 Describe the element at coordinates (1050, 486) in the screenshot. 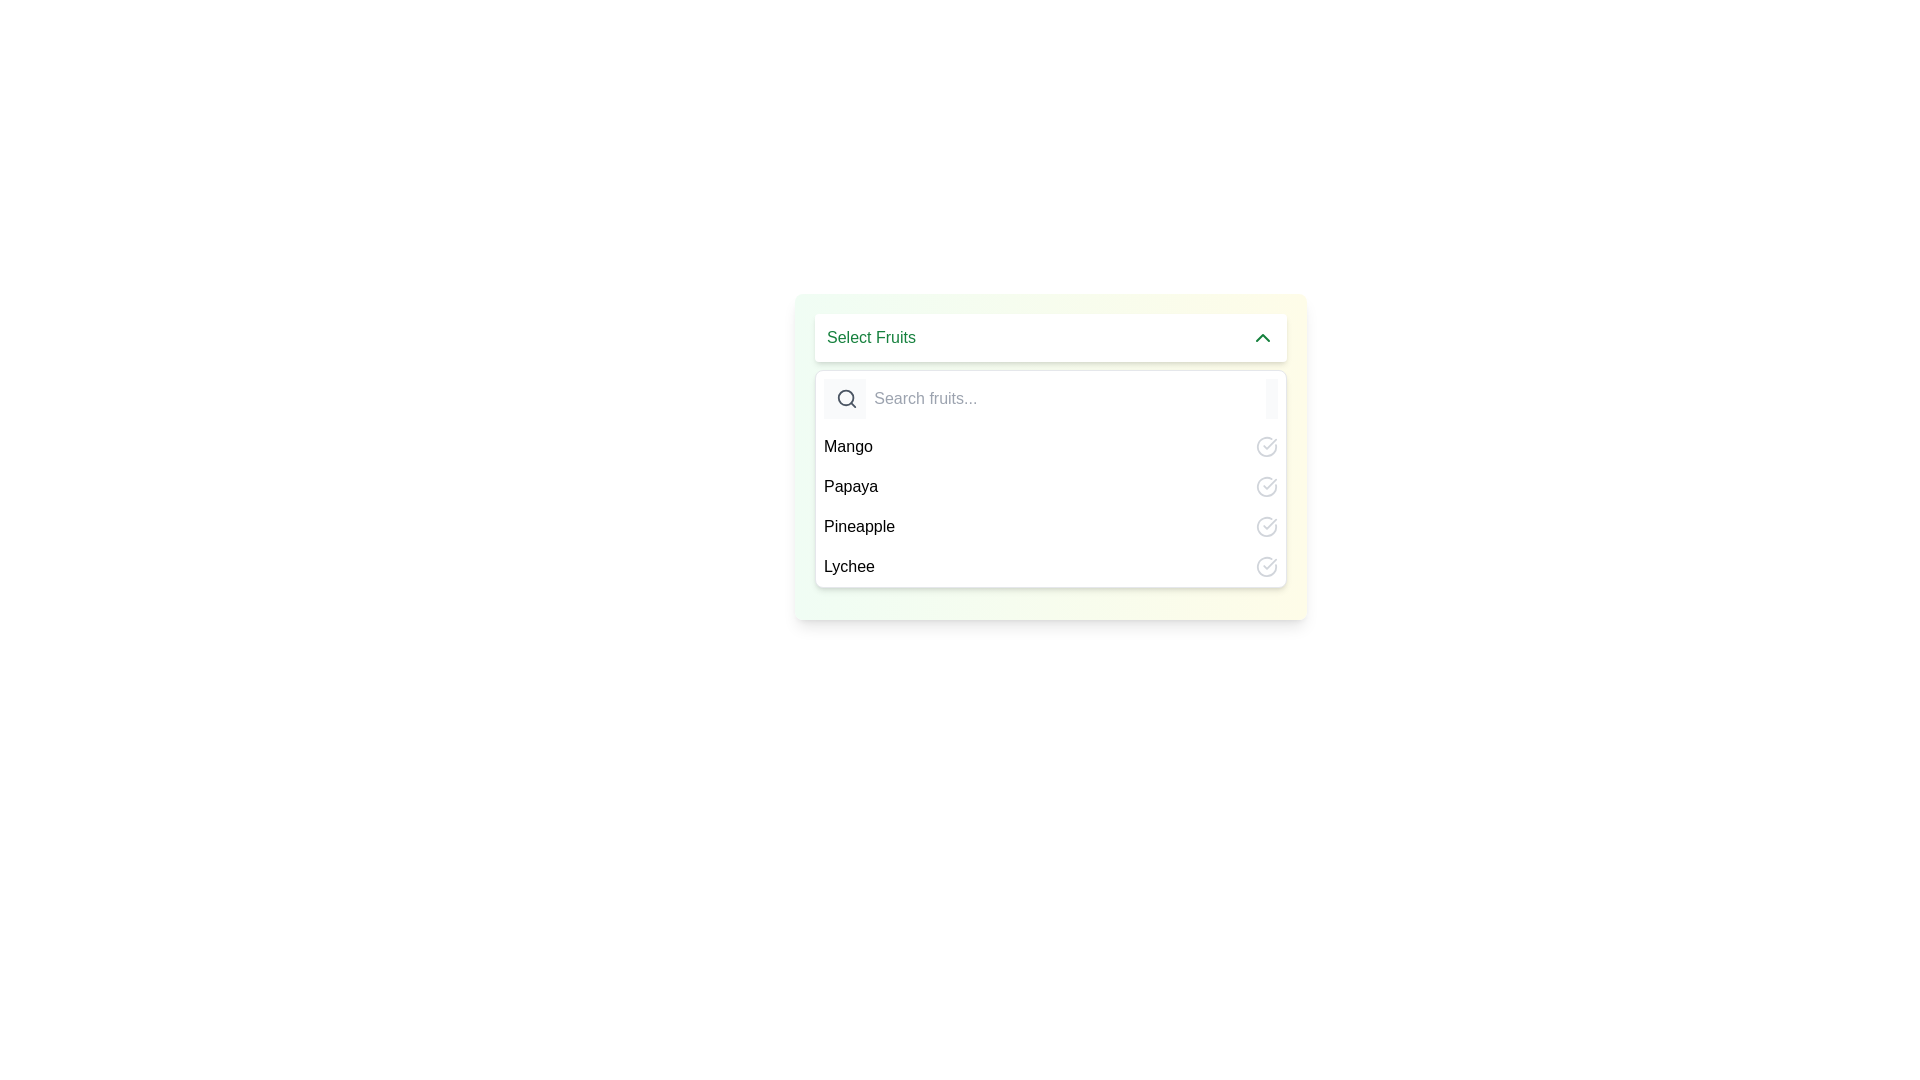

I see `the 'Papaya' option in the dropdown menu, which is the second selectable item located beneath 'Mango' and above 'Pineapple'` at that location.